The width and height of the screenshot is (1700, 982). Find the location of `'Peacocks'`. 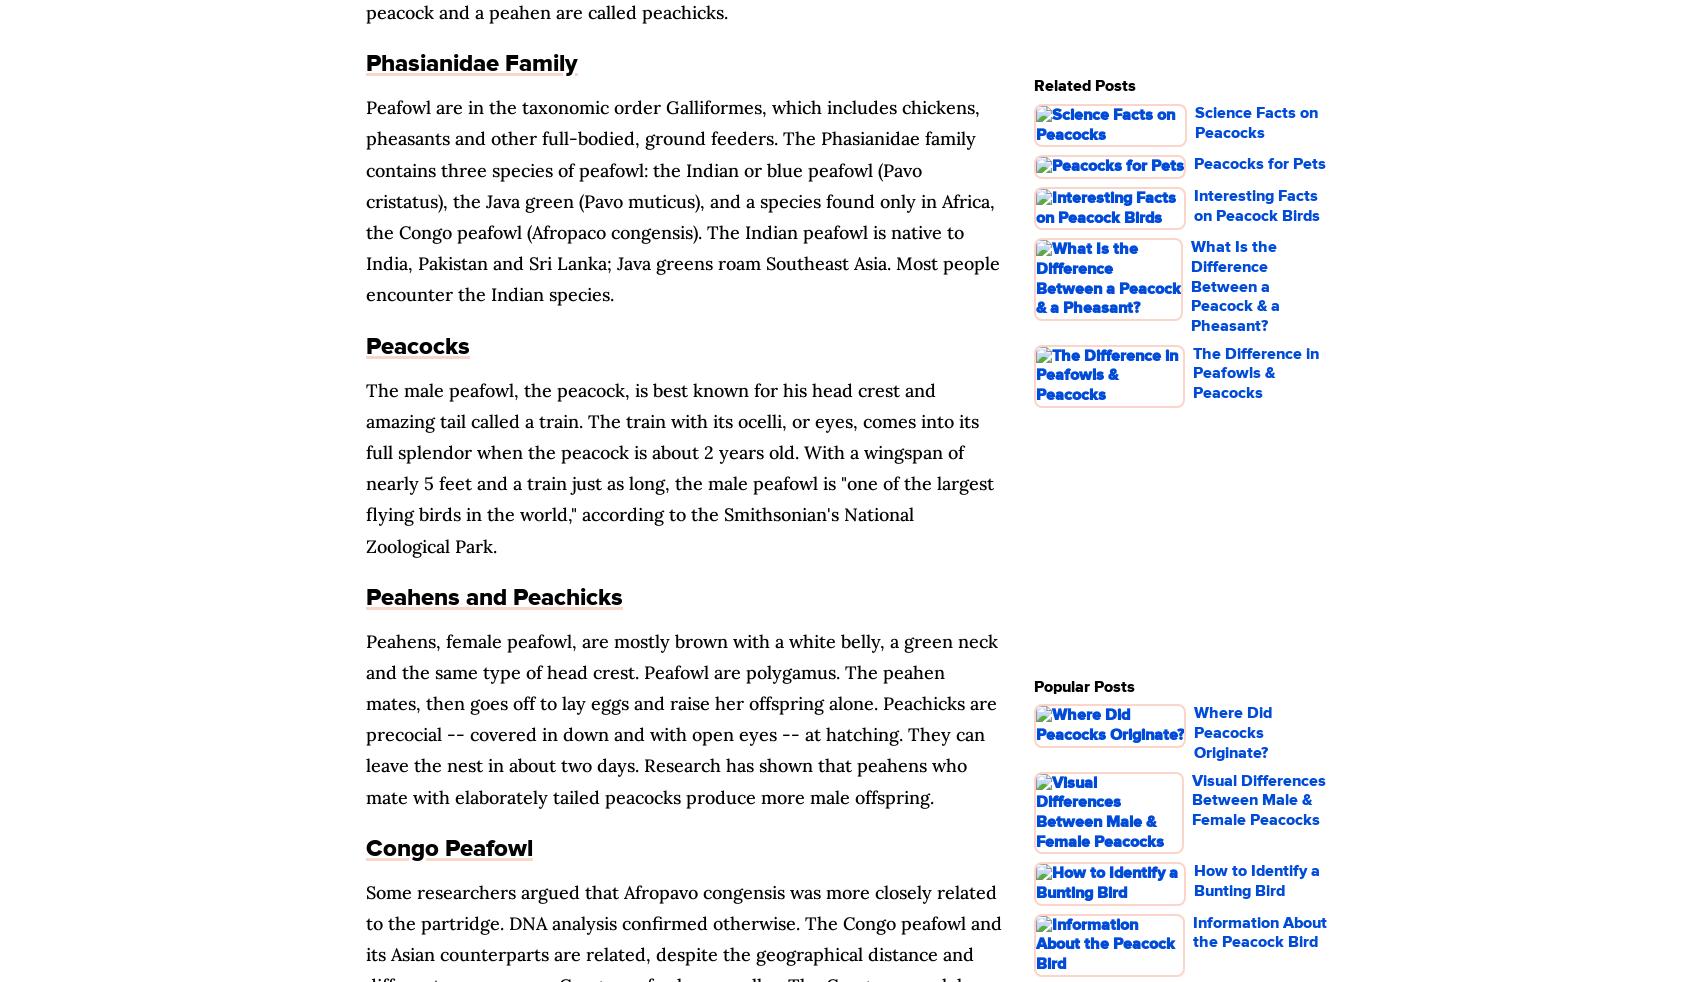

'Peacocks' is located at coordinates (365, 345).